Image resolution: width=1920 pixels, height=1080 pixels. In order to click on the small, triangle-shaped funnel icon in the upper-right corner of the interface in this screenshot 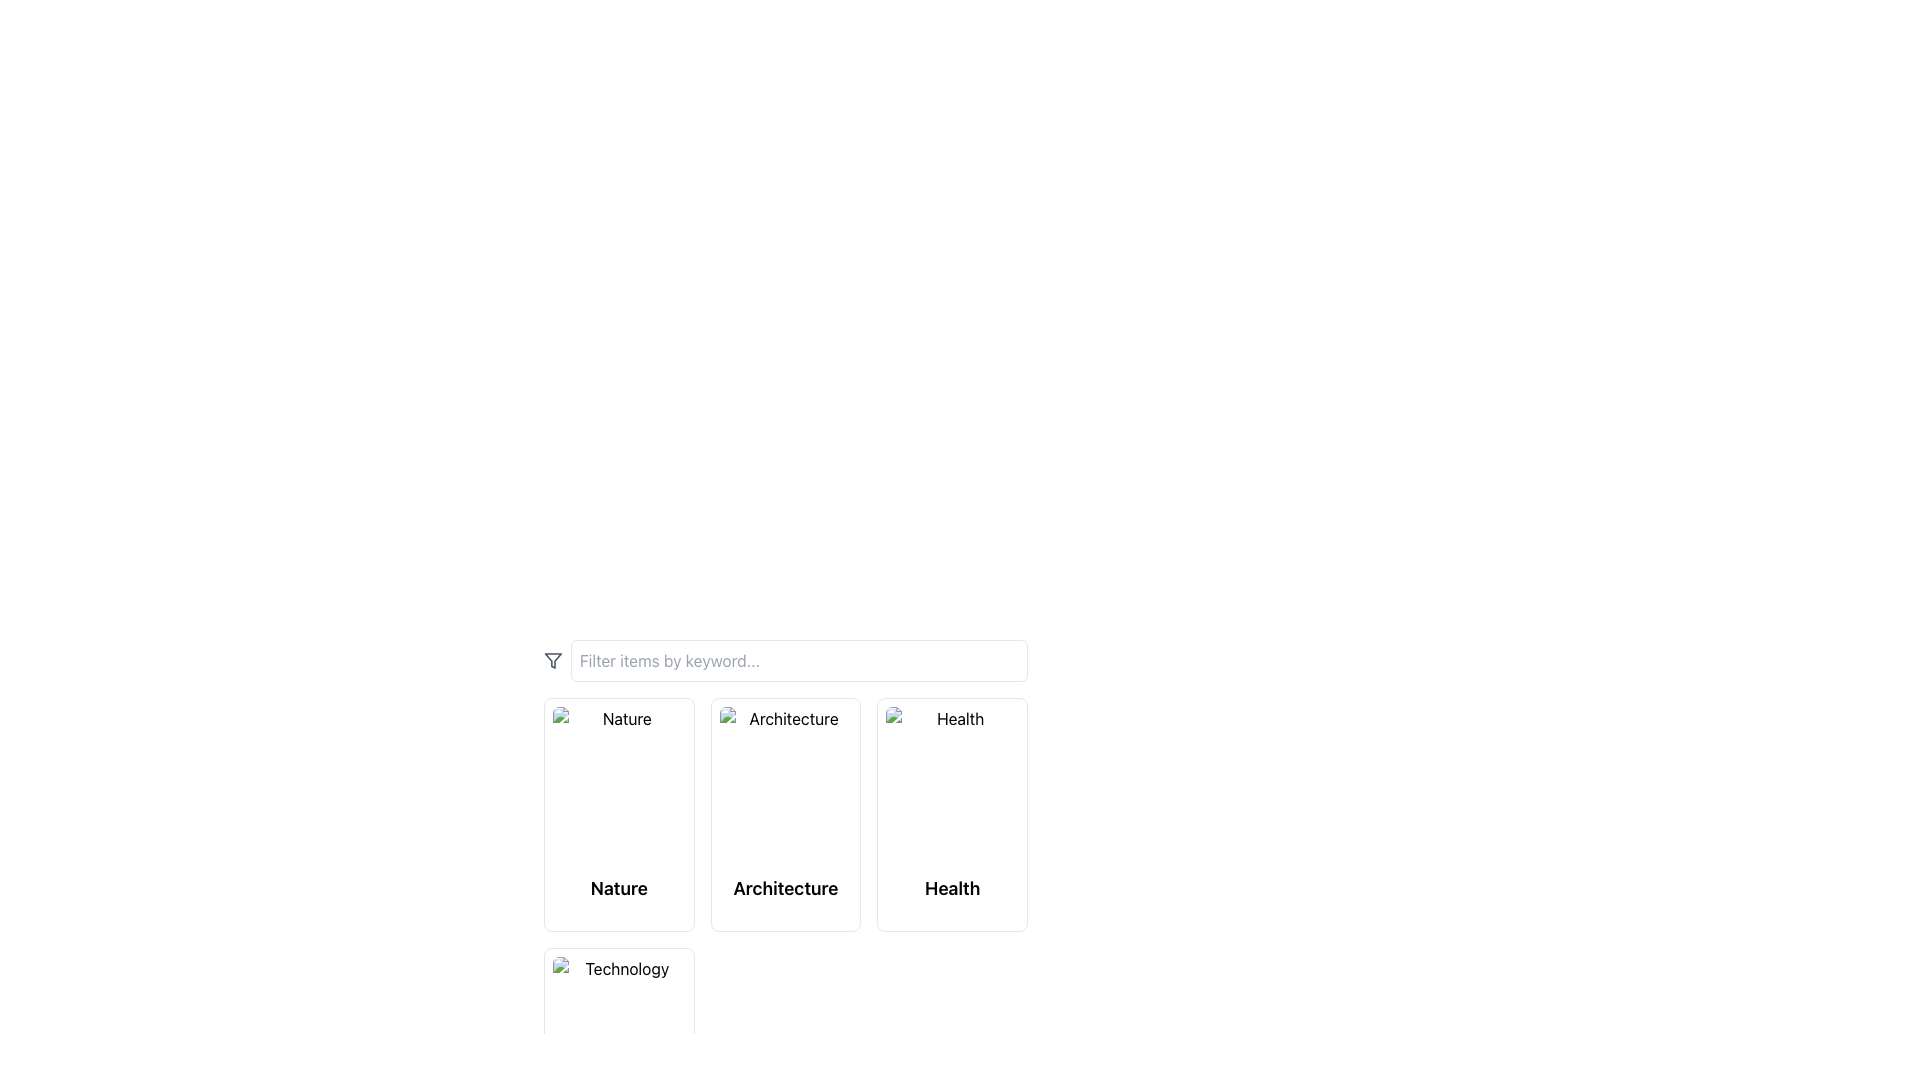, I will do `click(553, 660)`.